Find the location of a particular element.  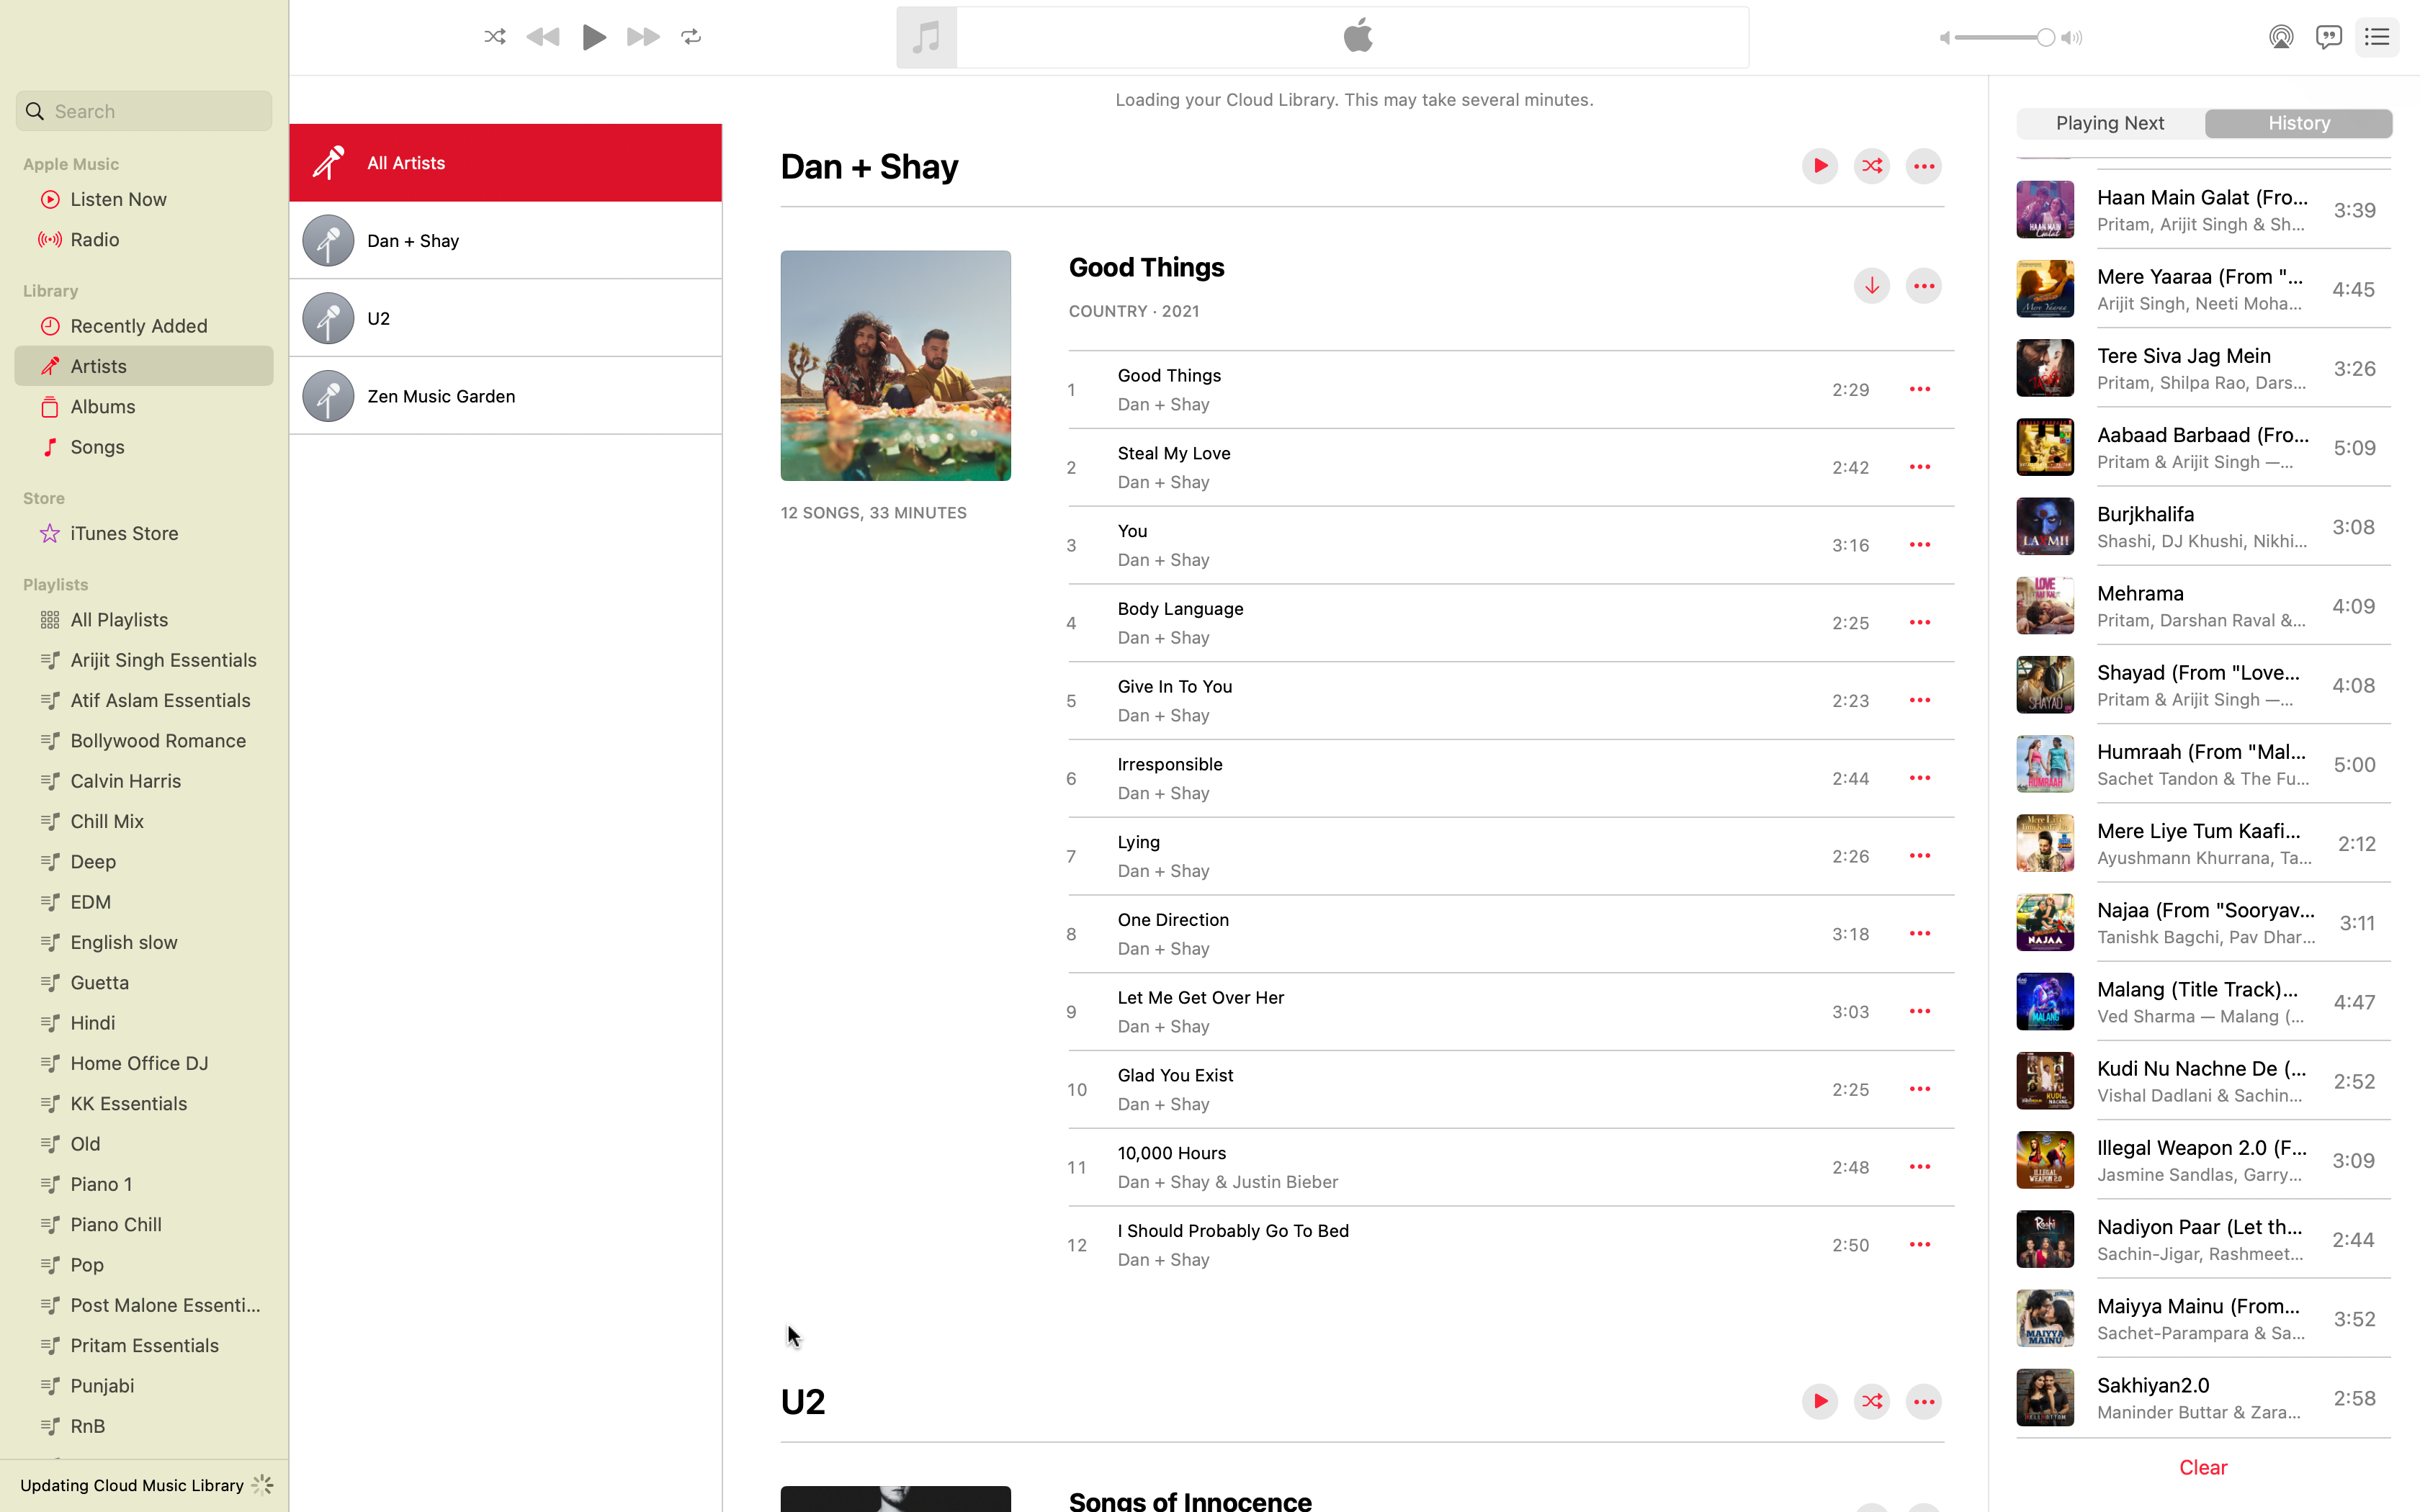

the extra settings for the track titled "You is located at coordinates (1917, 545).